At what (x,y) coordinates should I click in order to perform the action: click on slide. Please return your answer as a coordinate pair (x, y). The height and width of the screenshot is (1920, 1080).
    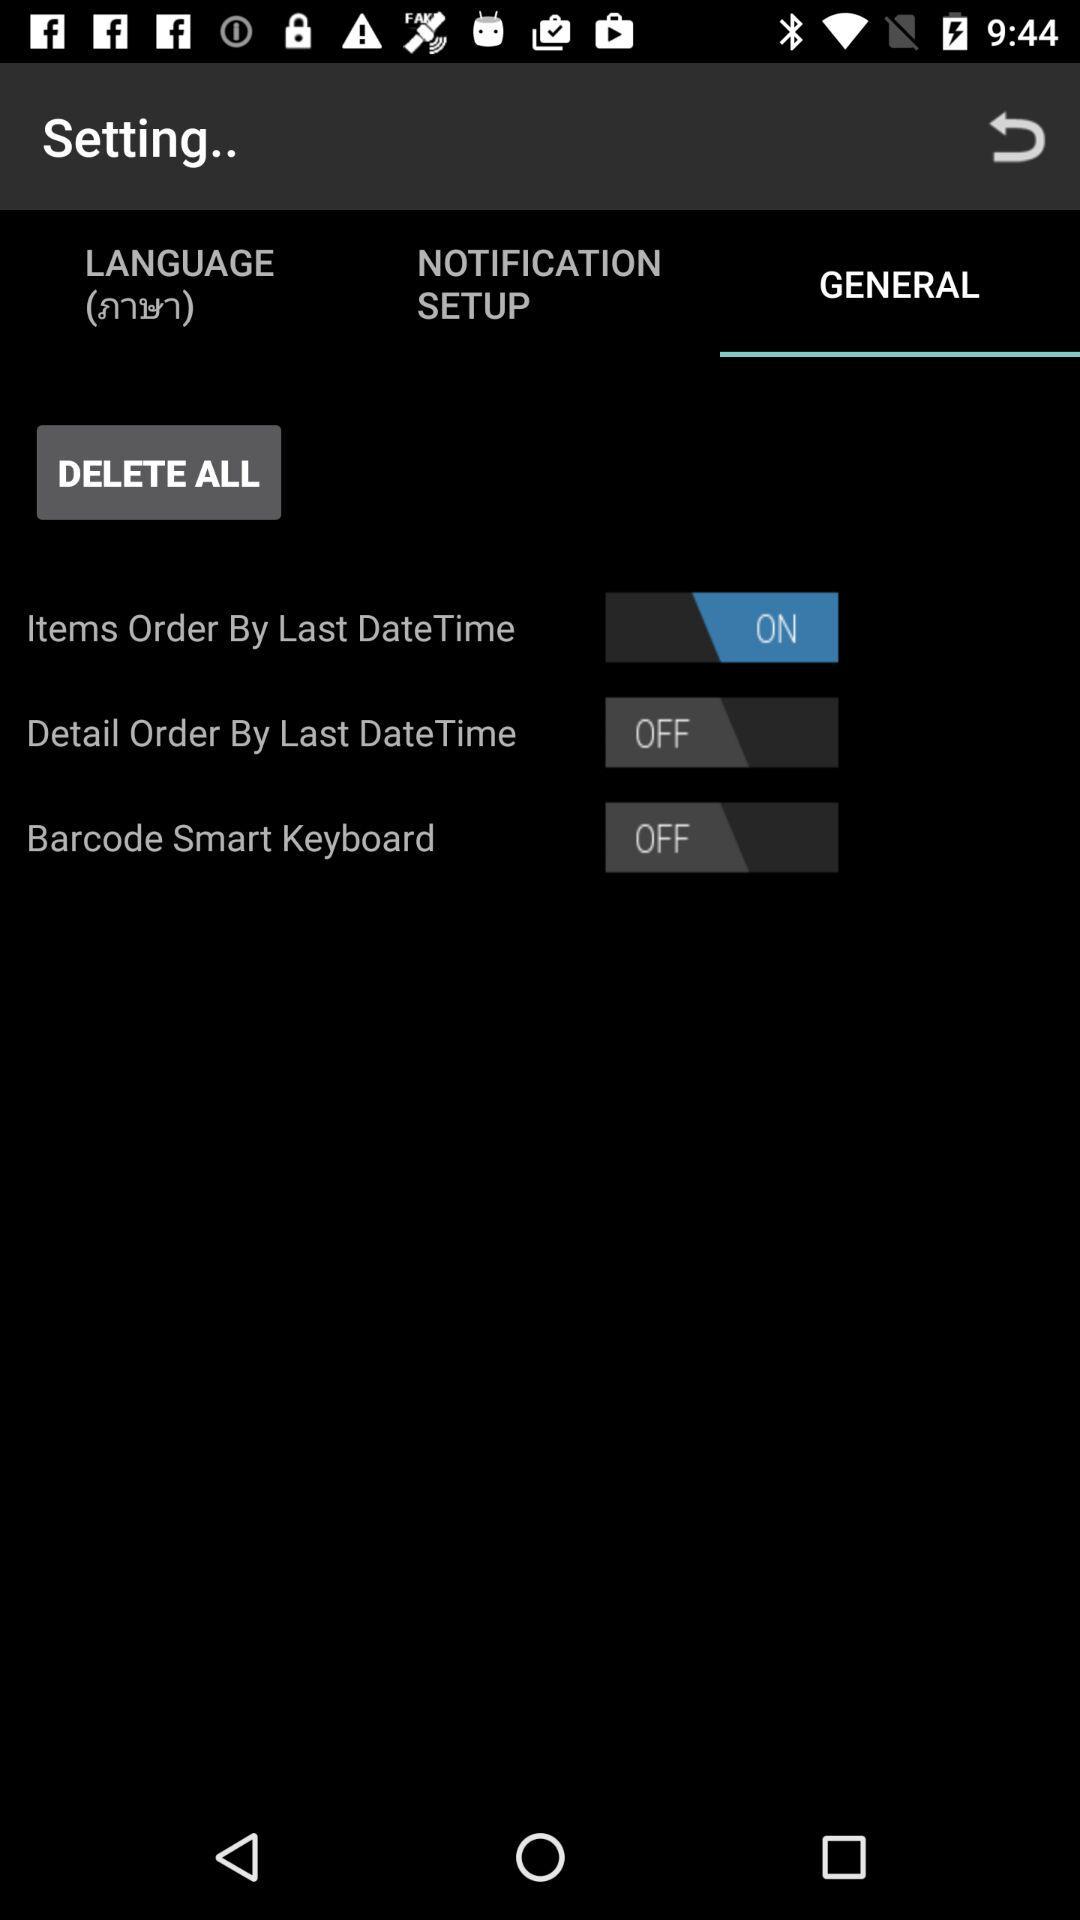
    Looking at the image, I should click on (721, 837).